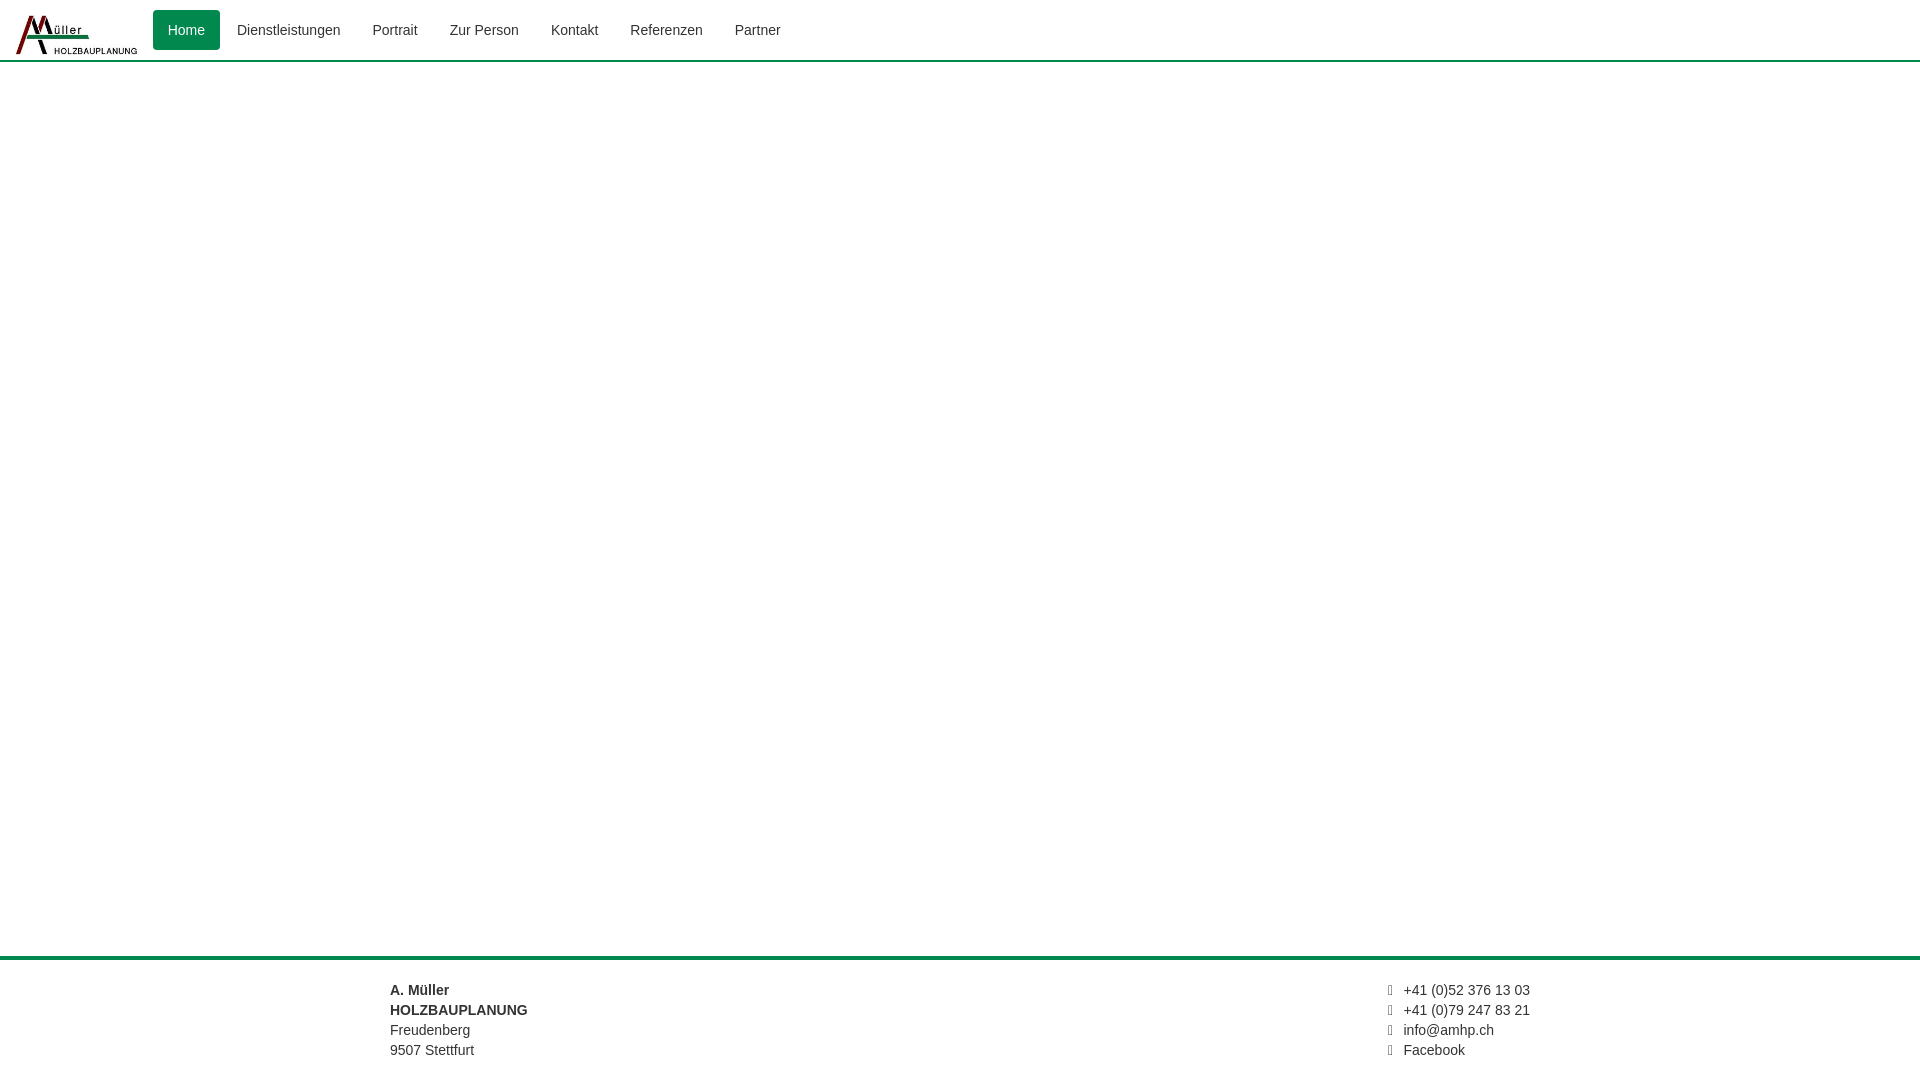 The image size is (1920, 1080). I want to click on 'Kontakt', so click(573, 30).